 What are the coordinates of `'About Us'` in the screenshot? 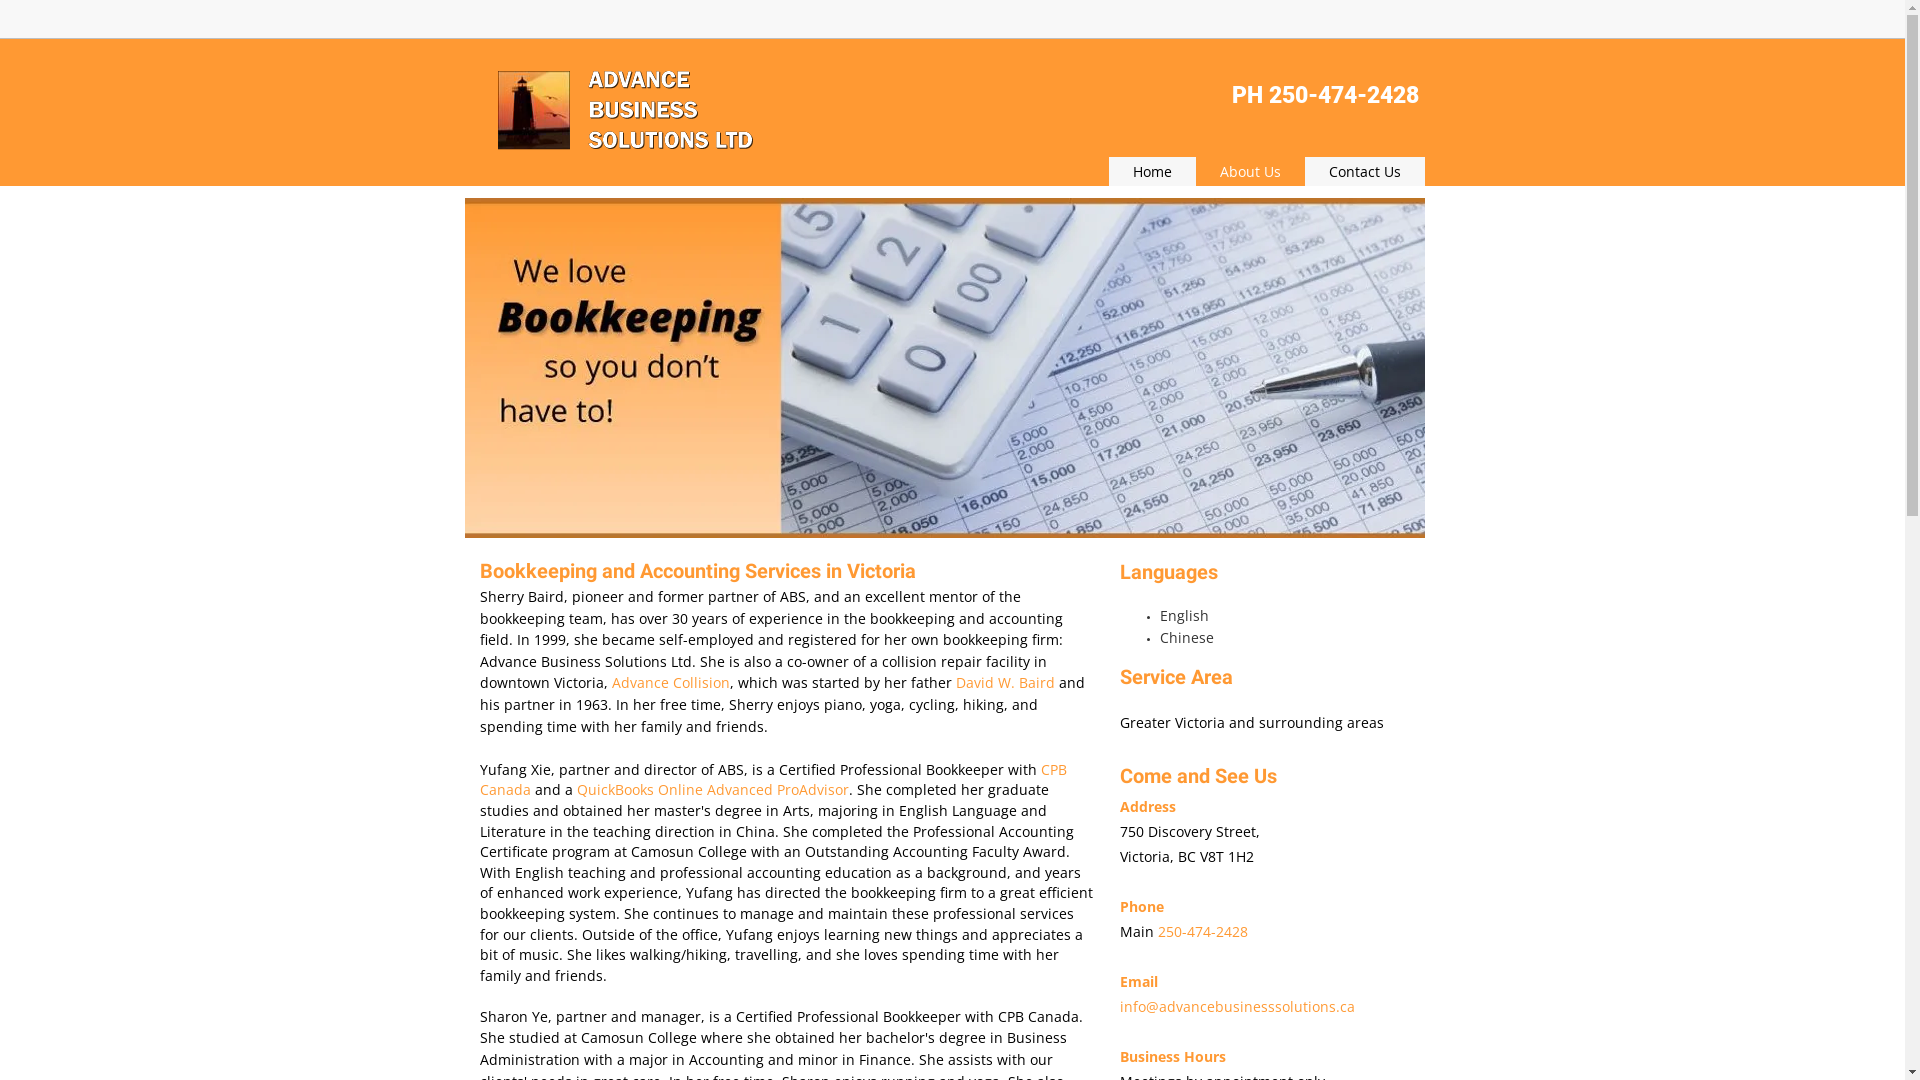 It's located at (1249, 170).